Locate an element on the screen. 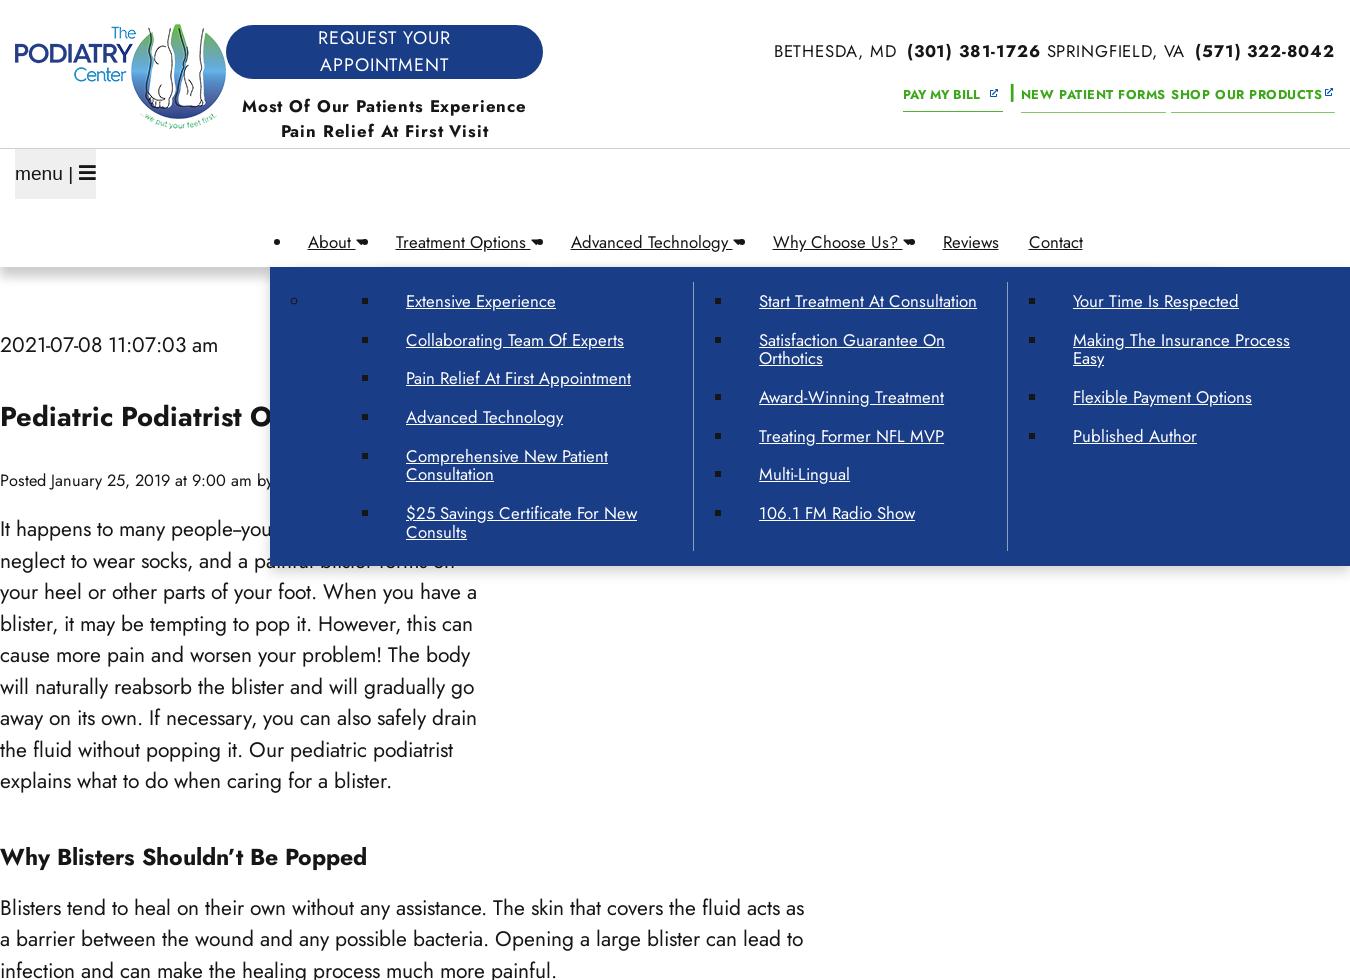 Image resolution: width=1350 pixels, height=980 pixels. 'Over 250,000 Patients Helped Since 1980' is located at coordinates (392, 393).